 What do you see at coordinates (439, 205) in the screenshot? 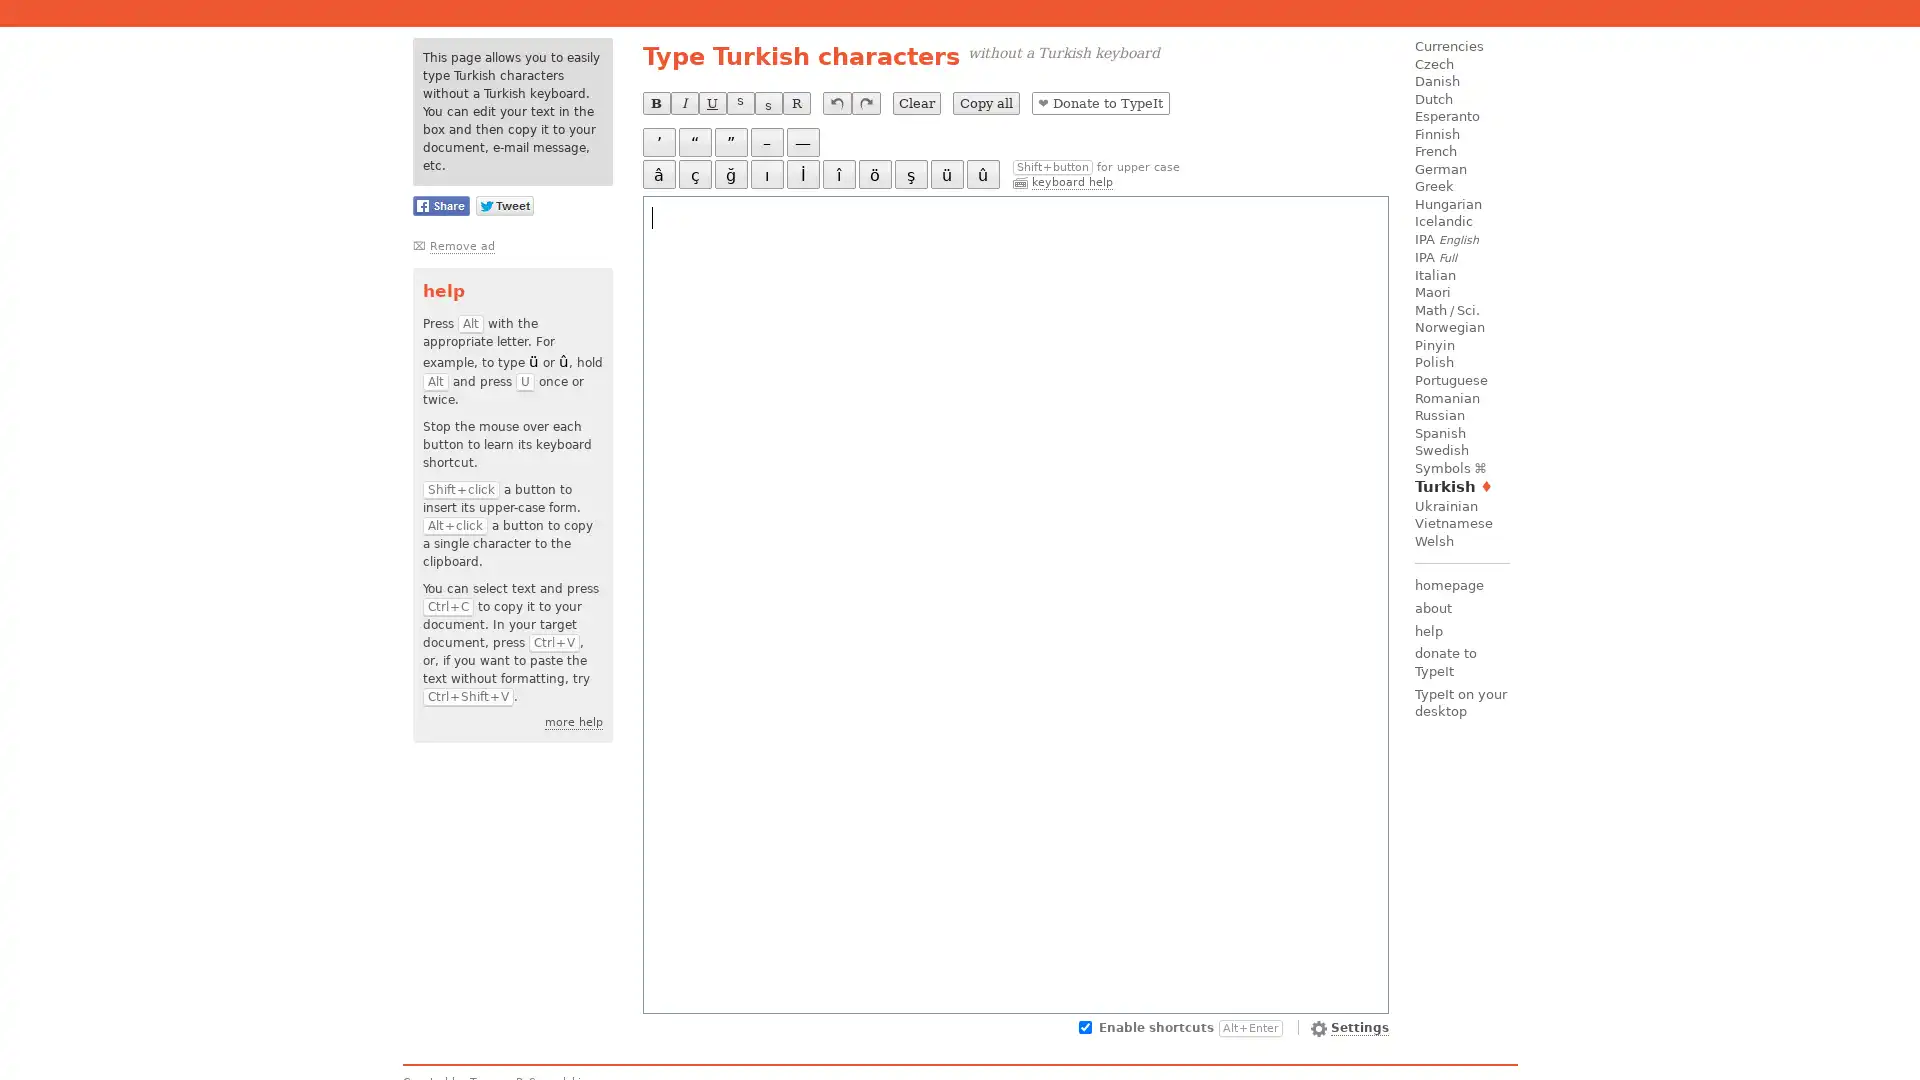
I see `Share this page on Facebook` at bounding box center [439, 205].